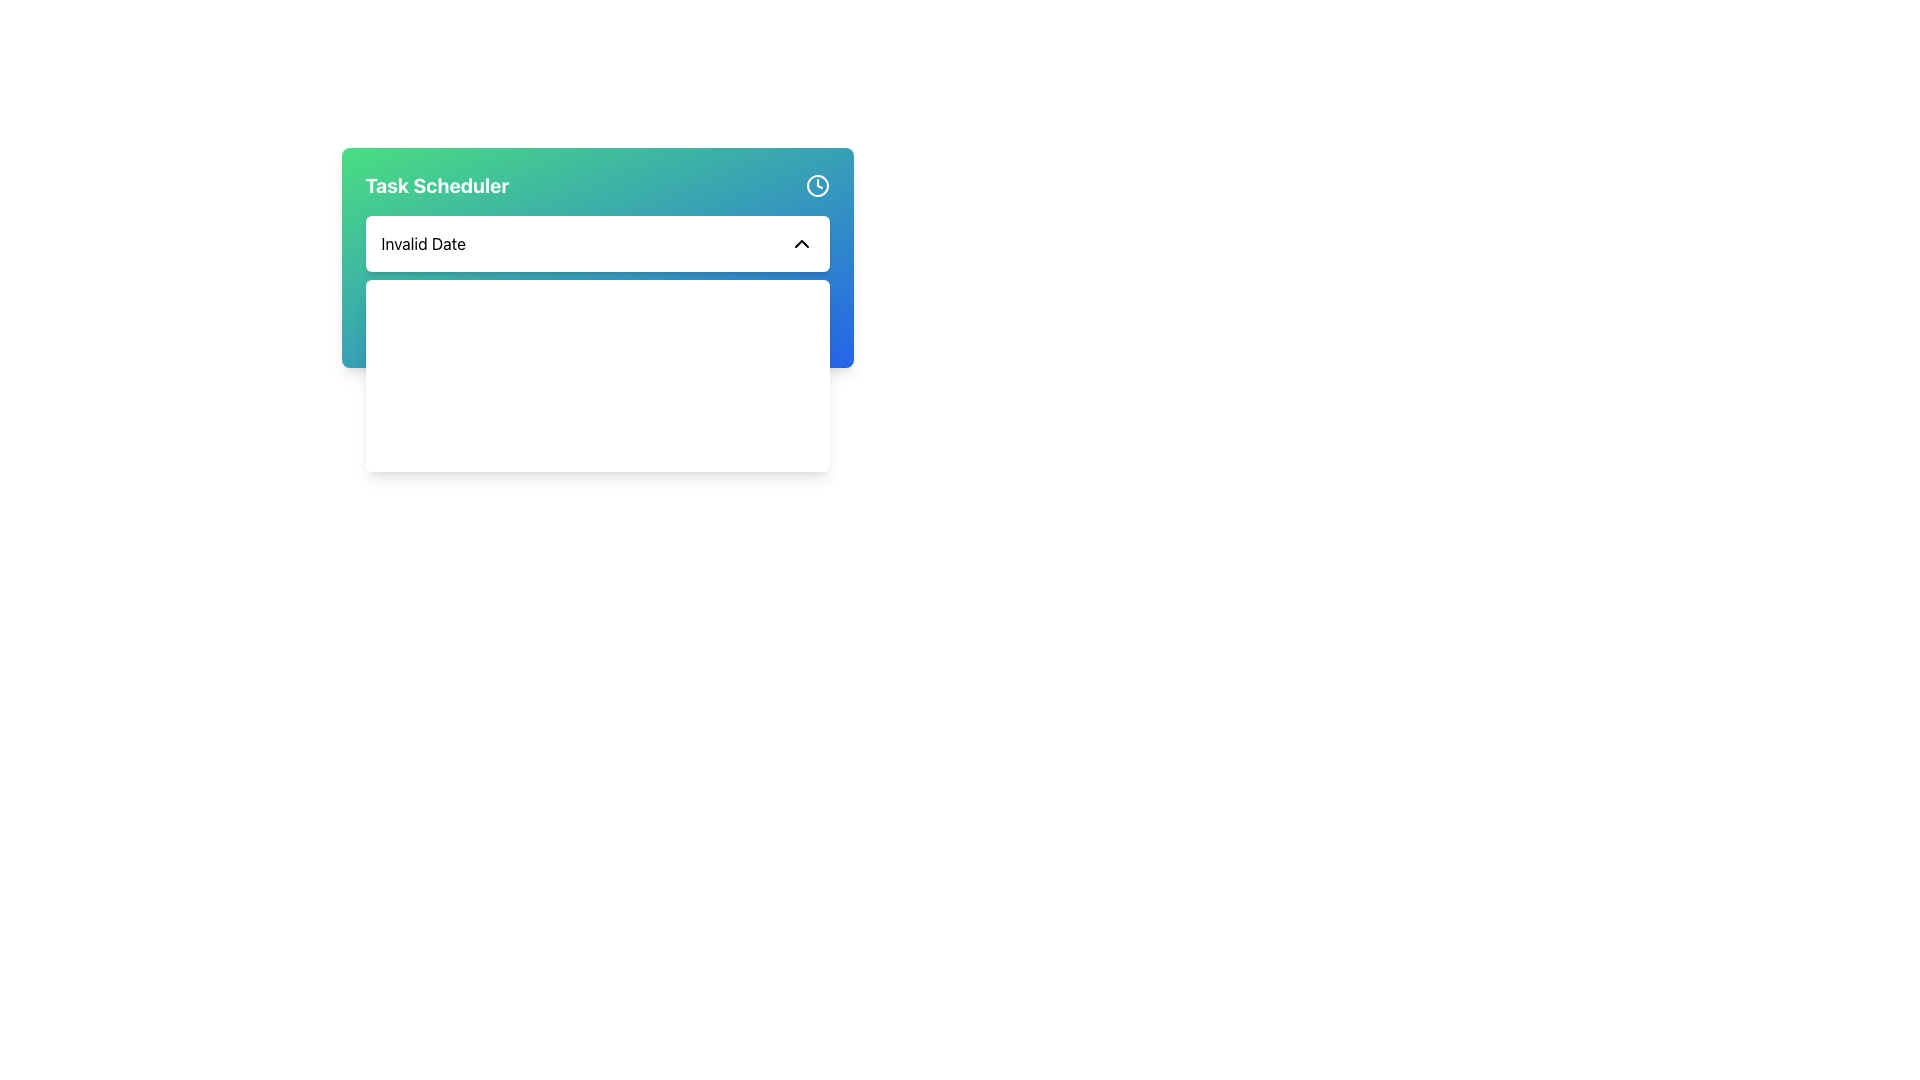  What do you see at coordinates (817, 185) in the screenshot?
I see `the circular clock icon with a gradient blue-green background located in the top-right corner of the 'Task Scheduler' header to interact with it` at bounding box center [817, 185].